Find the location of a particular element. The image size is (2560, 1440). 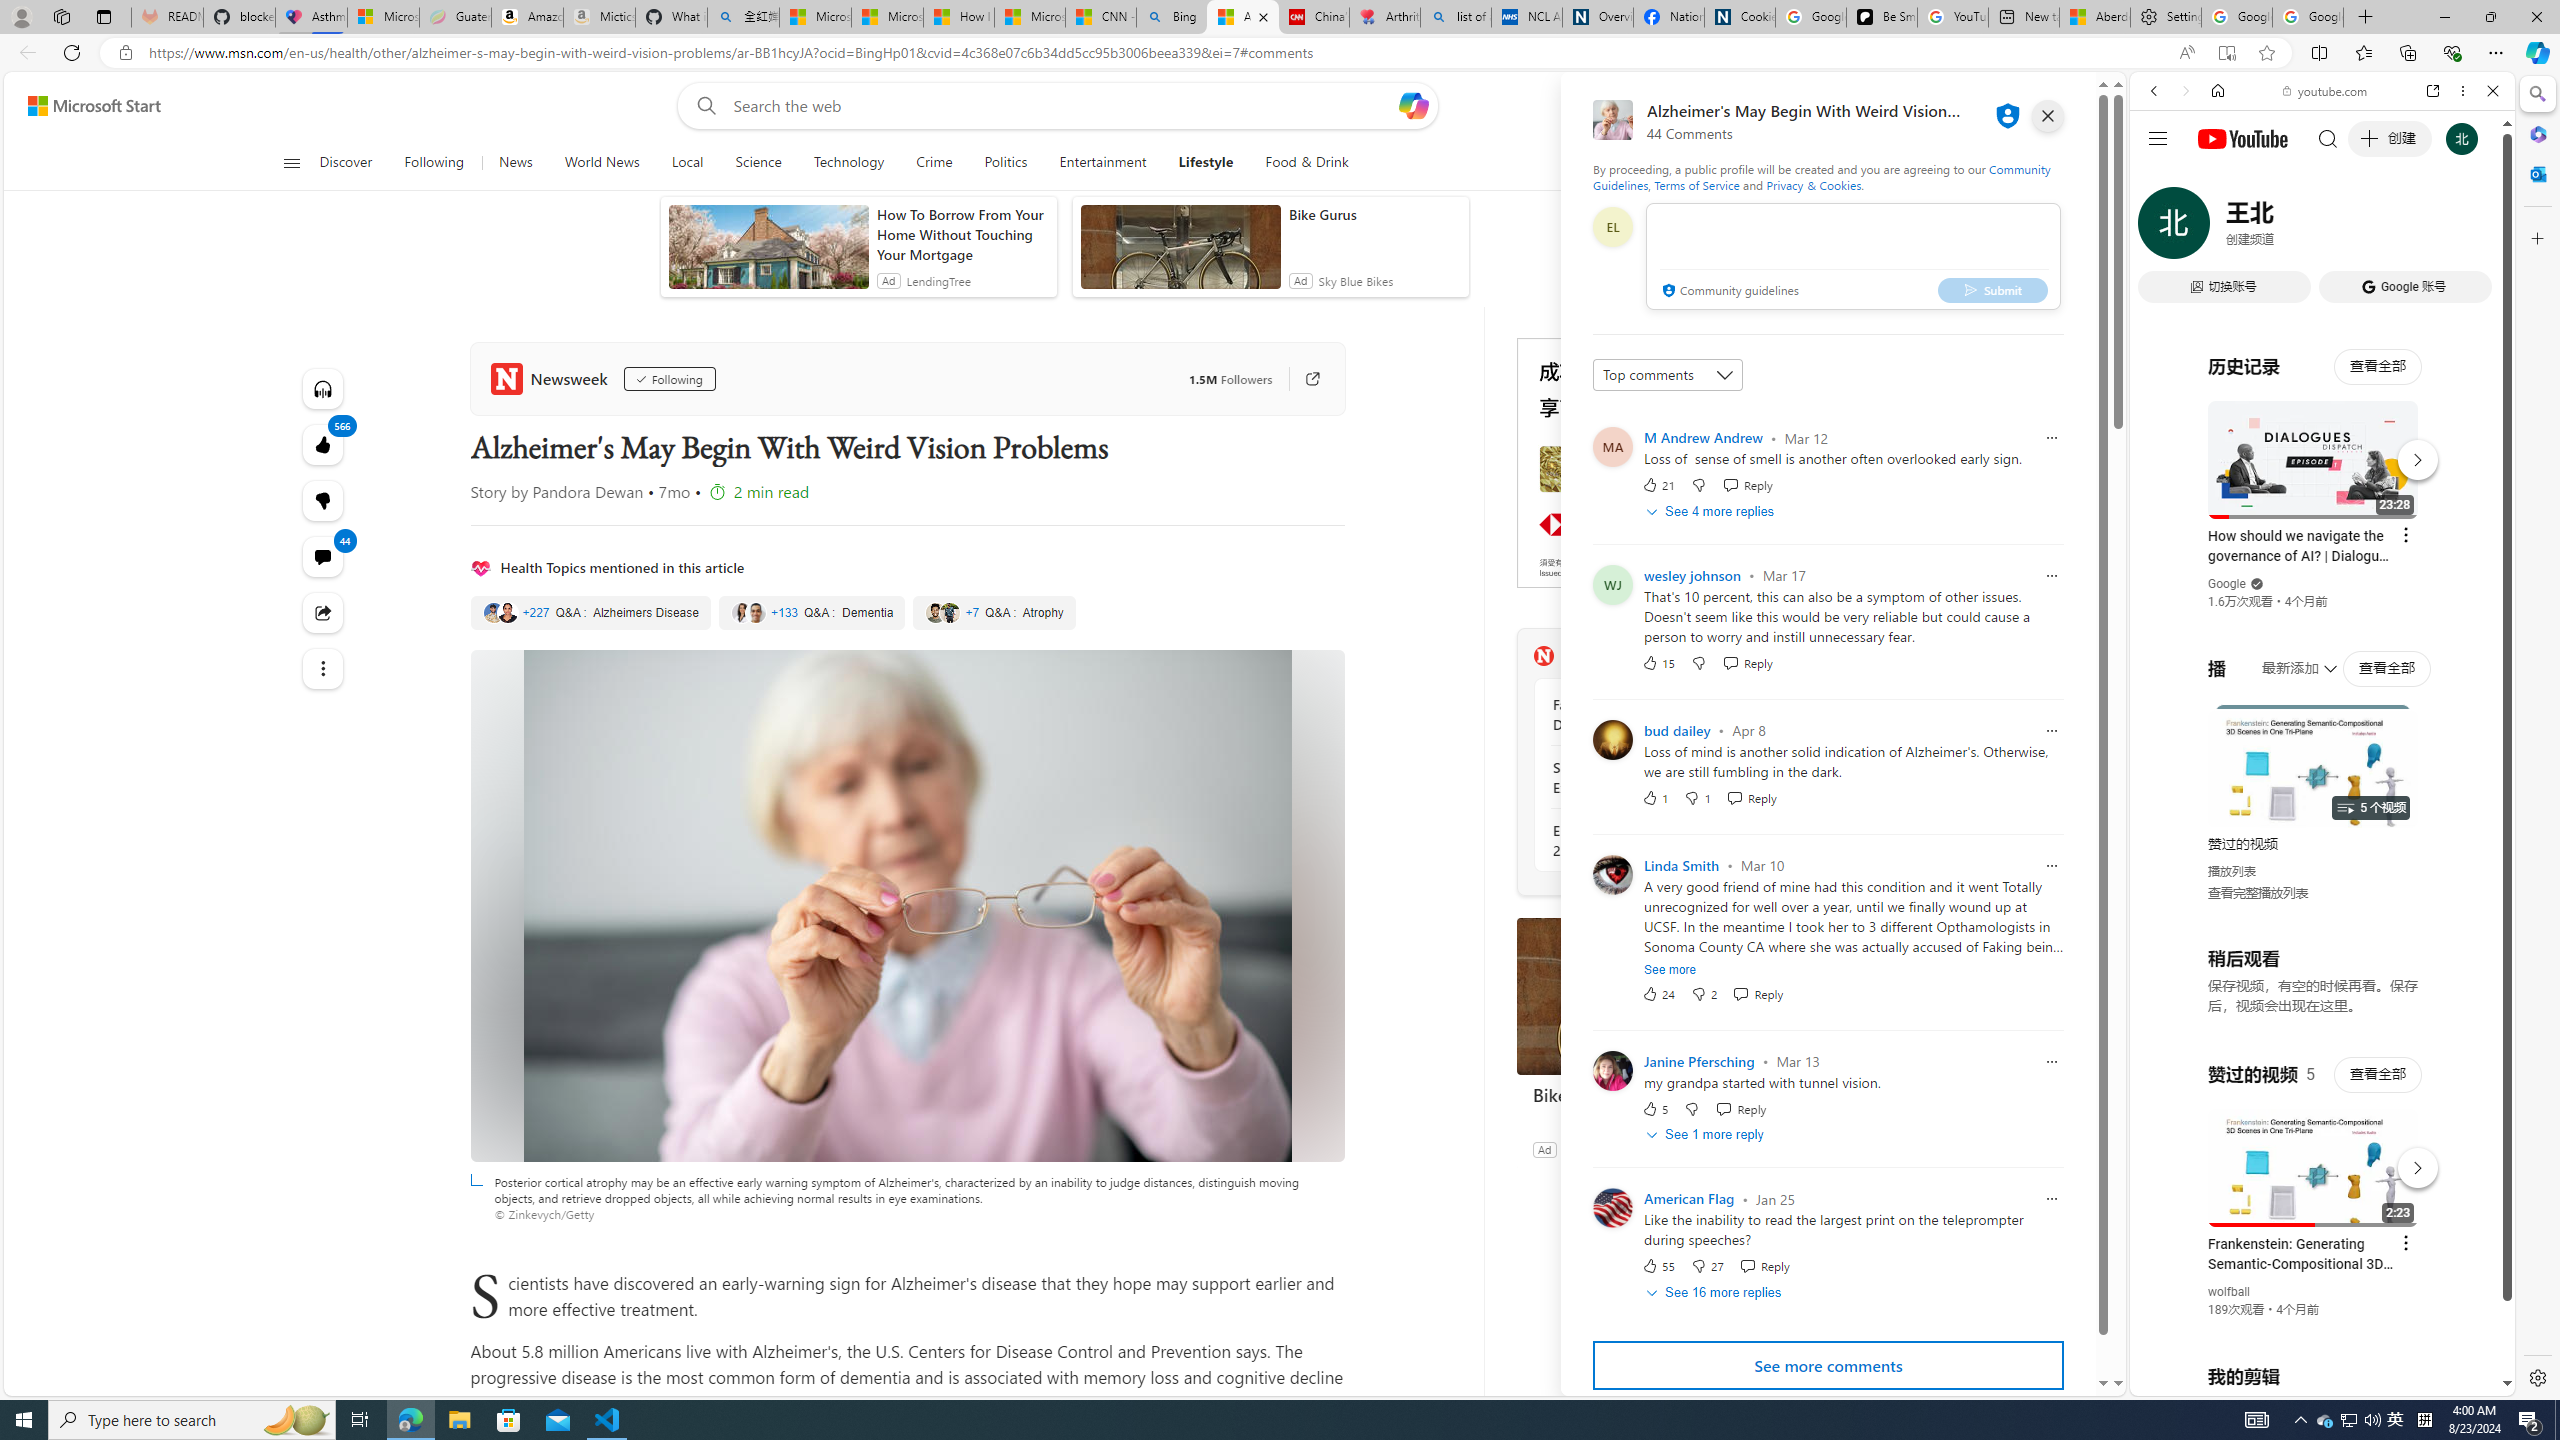

'American Flag' is located at coordinates (1688, 1198).